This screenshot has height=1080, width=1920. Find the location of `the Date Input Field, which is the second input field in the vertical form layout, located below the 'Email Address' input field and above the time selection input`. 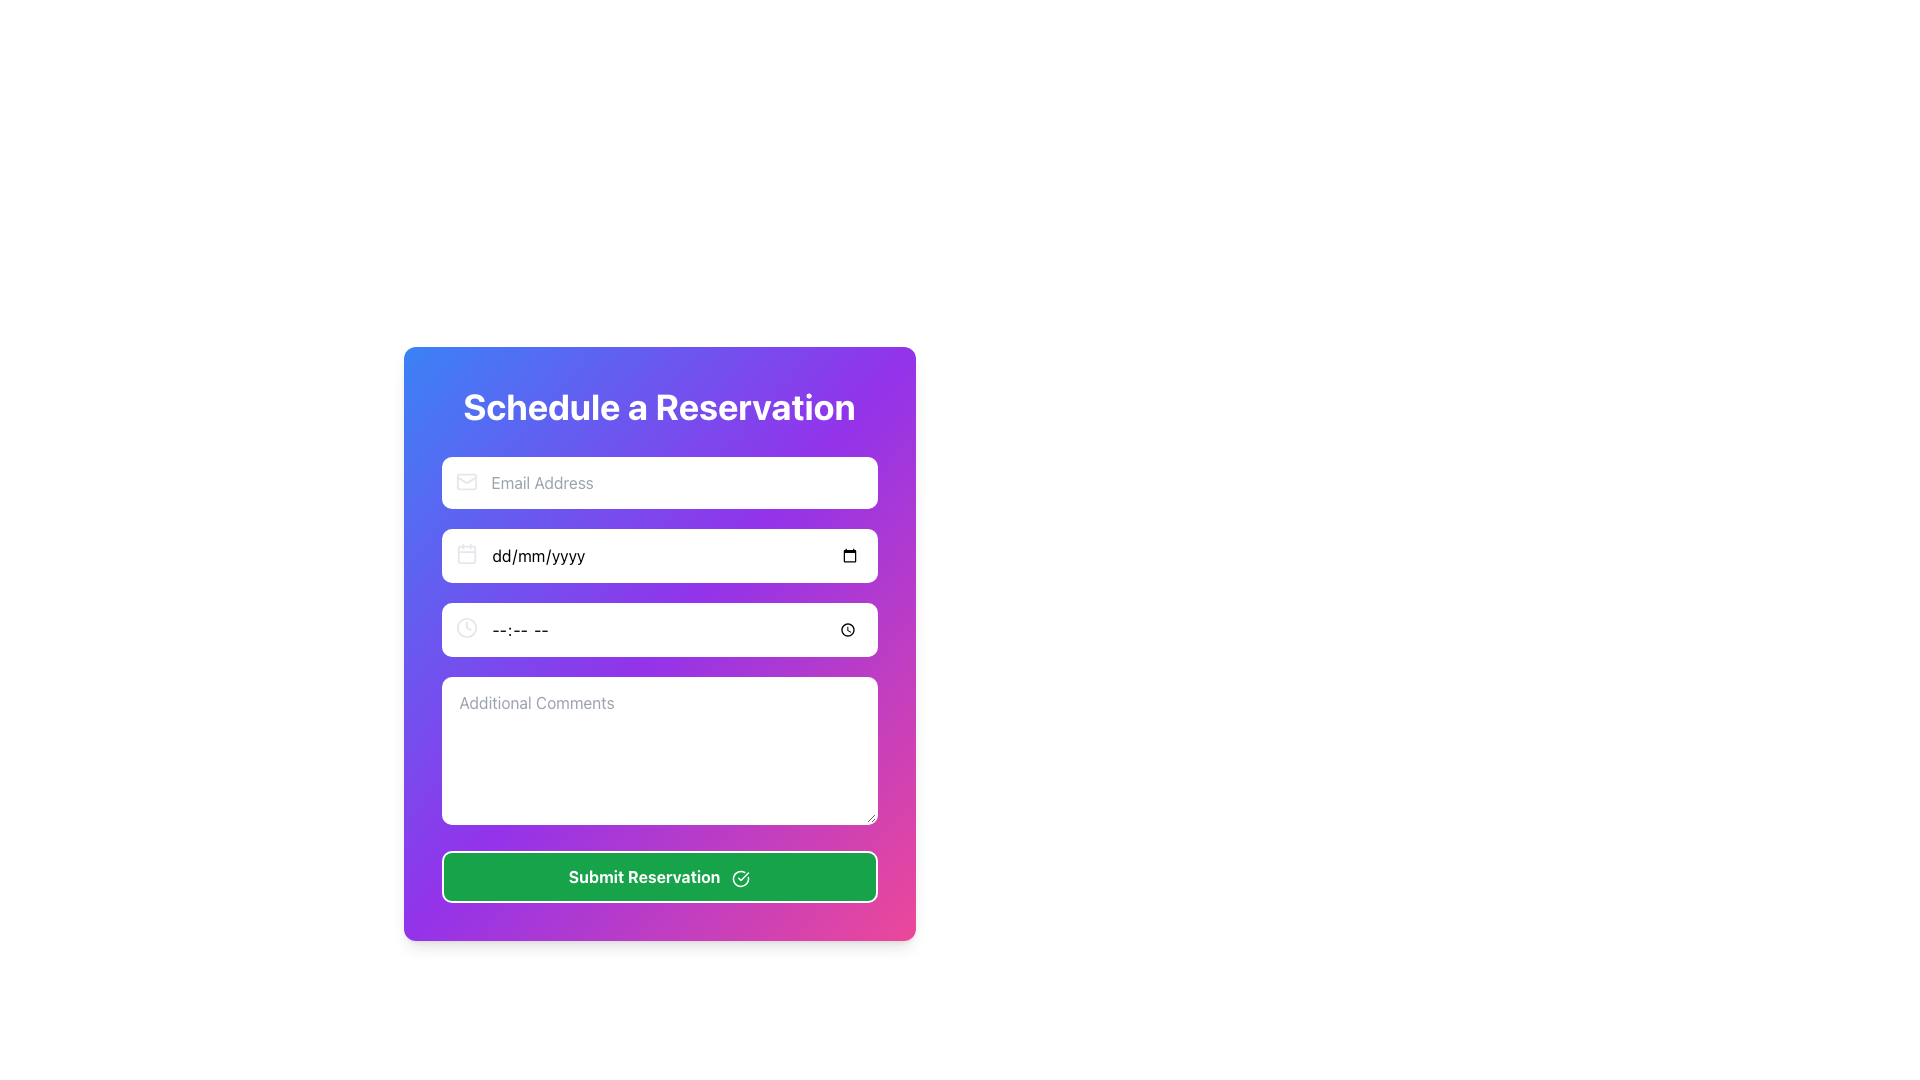

the Date Input Field, which is the second input field in the vertical form layout, located below the 'Email Address' input field and above the time selection input is located at coordinates (659, 555).